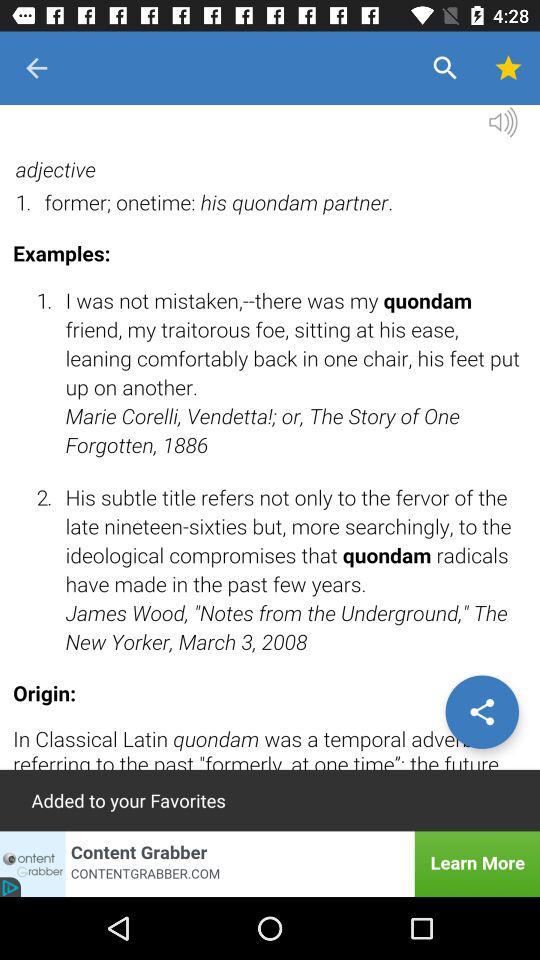 The image size is (540, 960). I want to click on the share icon, so click(481, 712).